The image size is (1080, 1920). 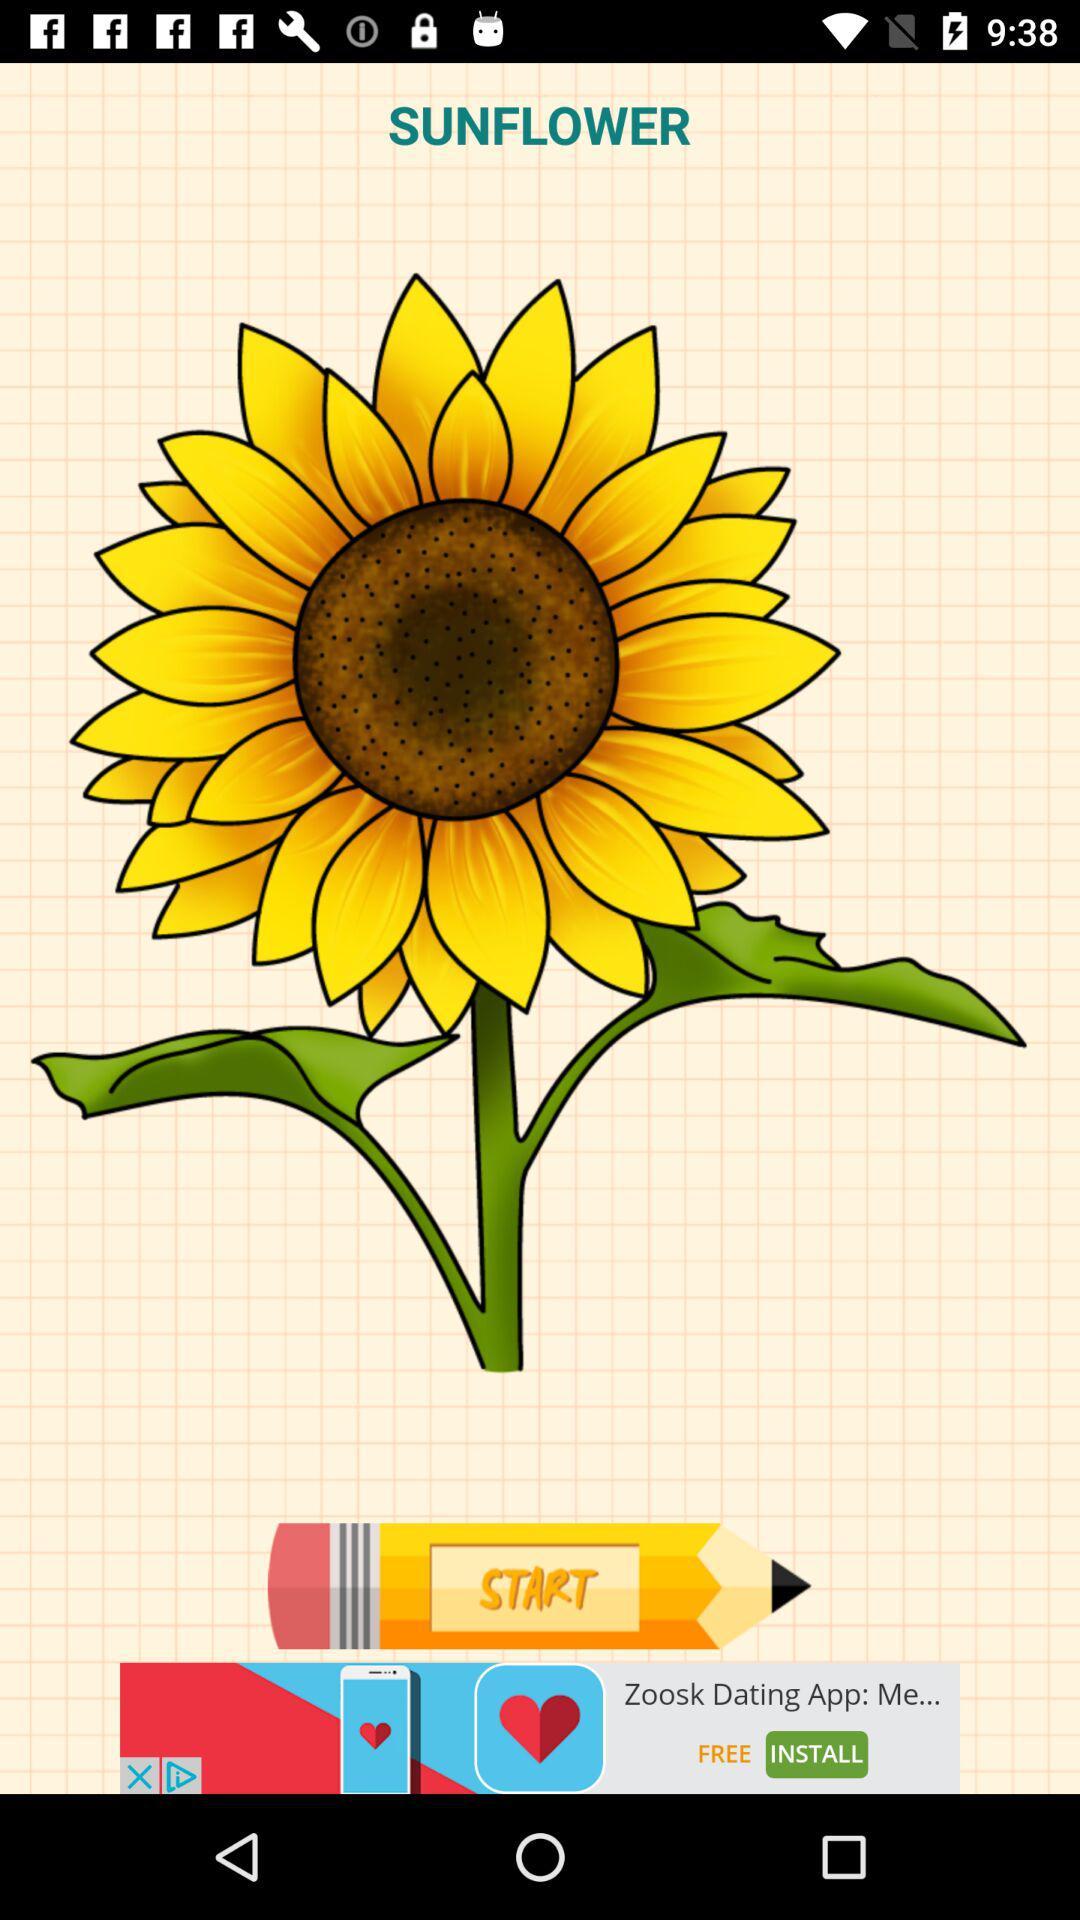 I want to click on advertisement, so click(x=540, y=1727).